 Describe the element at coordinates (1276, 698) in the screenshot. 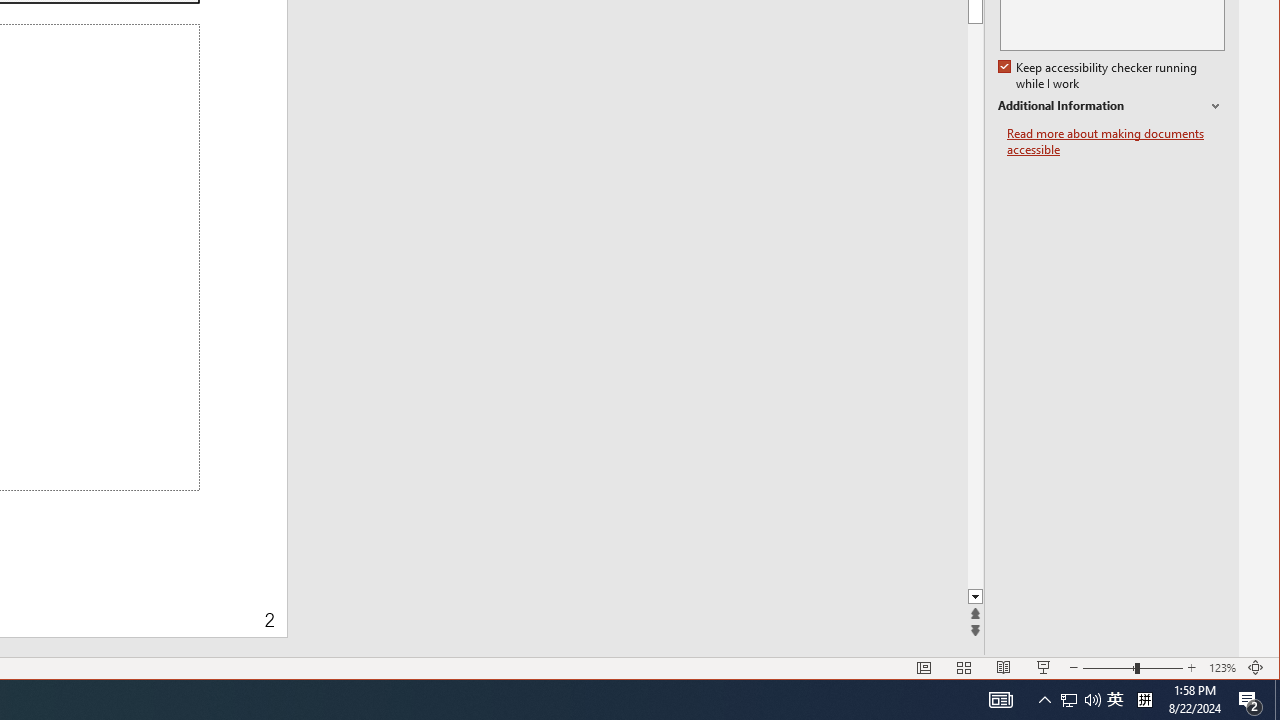

I see `'Show desktop'` at that location.